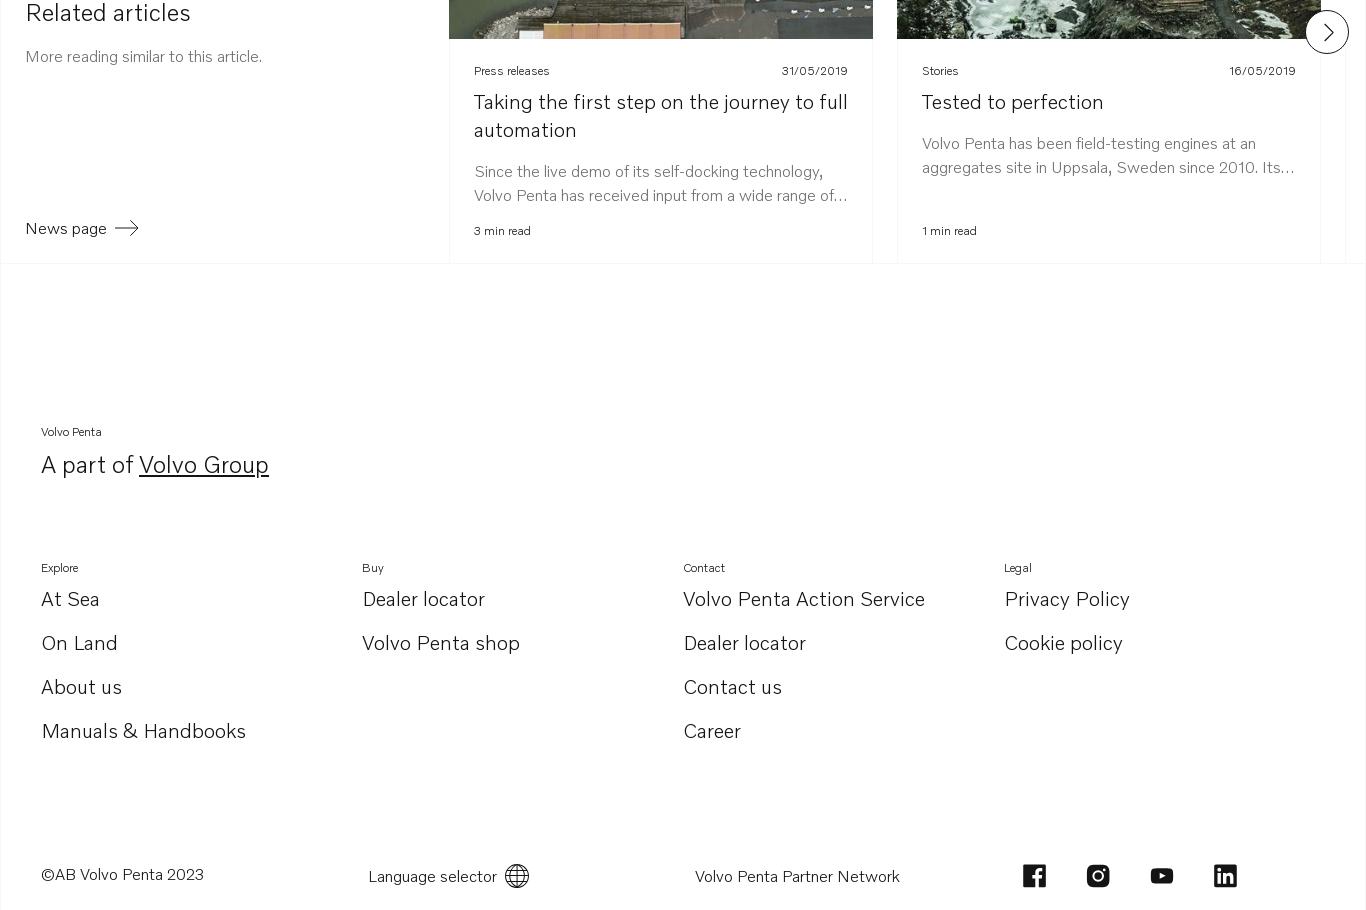  What do you see at coordinates (511, 68) in the screenshot?
I see `'Press releases'` at bounding box center [511, 68].